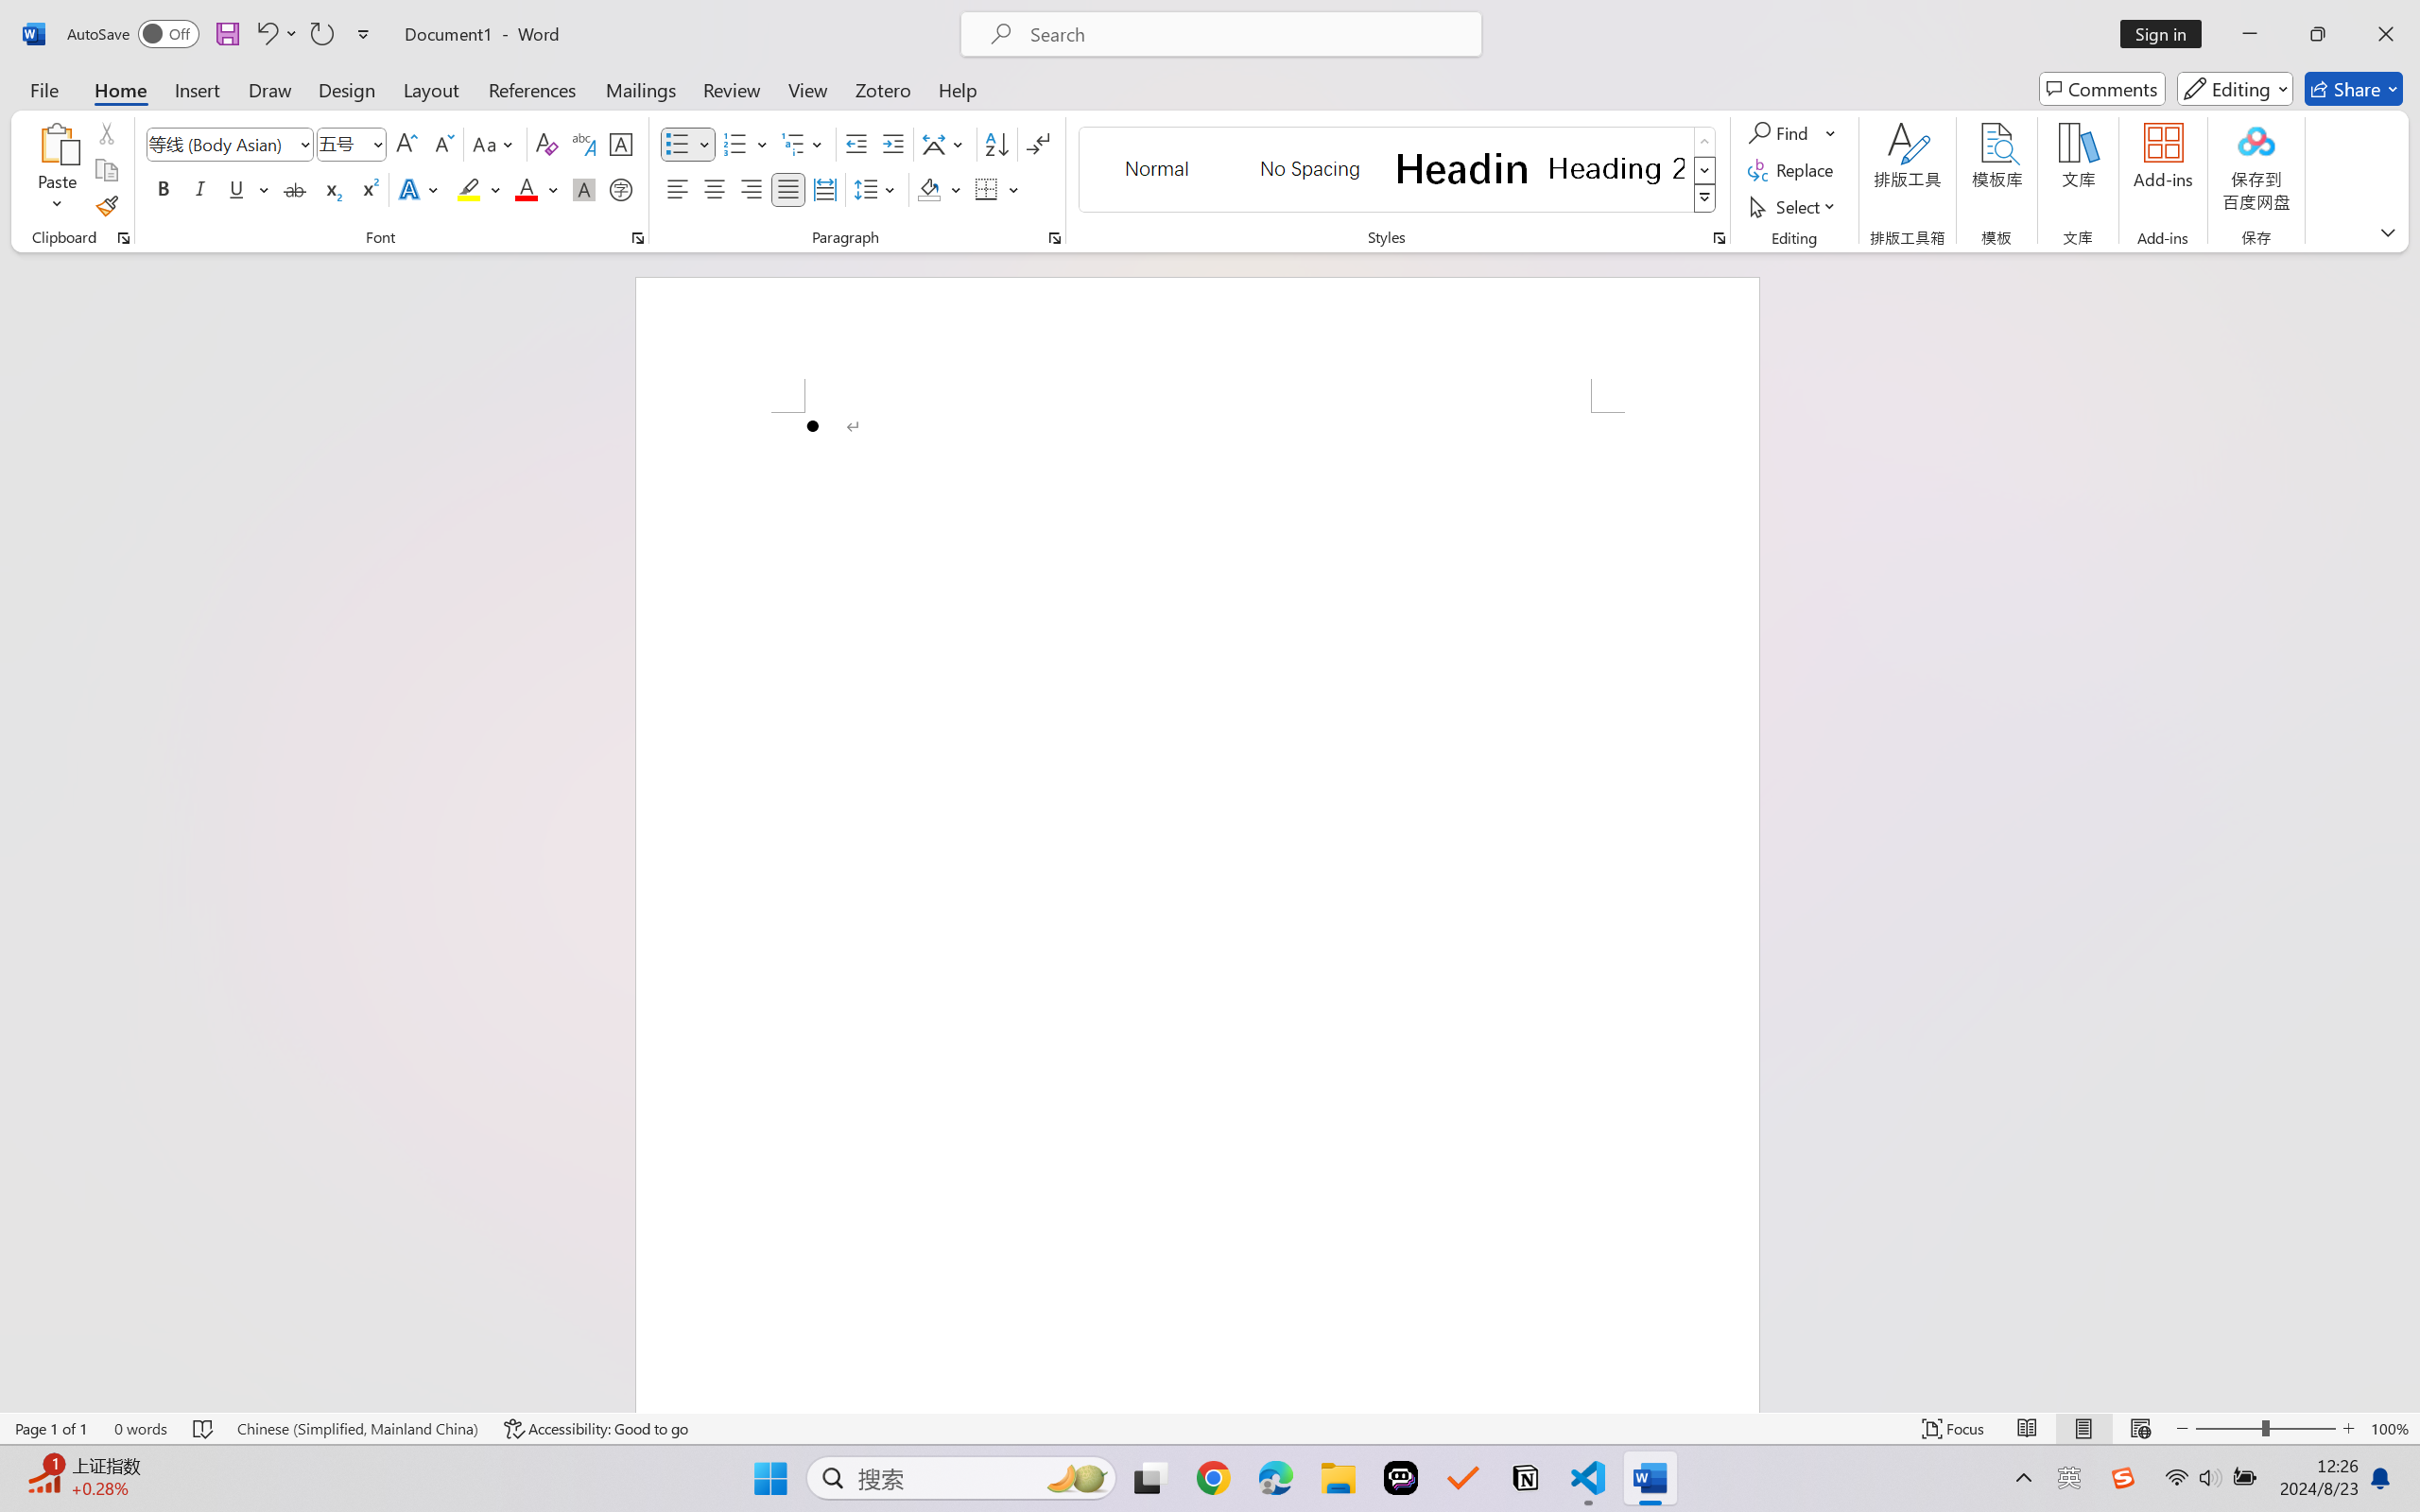 Image resolution: width=2420 pixels, height=1512 pixels. What do you see at coordinates (2168, 33) in the screenshot?
I see `'Sign in'` at bounding box center [2168, 33].